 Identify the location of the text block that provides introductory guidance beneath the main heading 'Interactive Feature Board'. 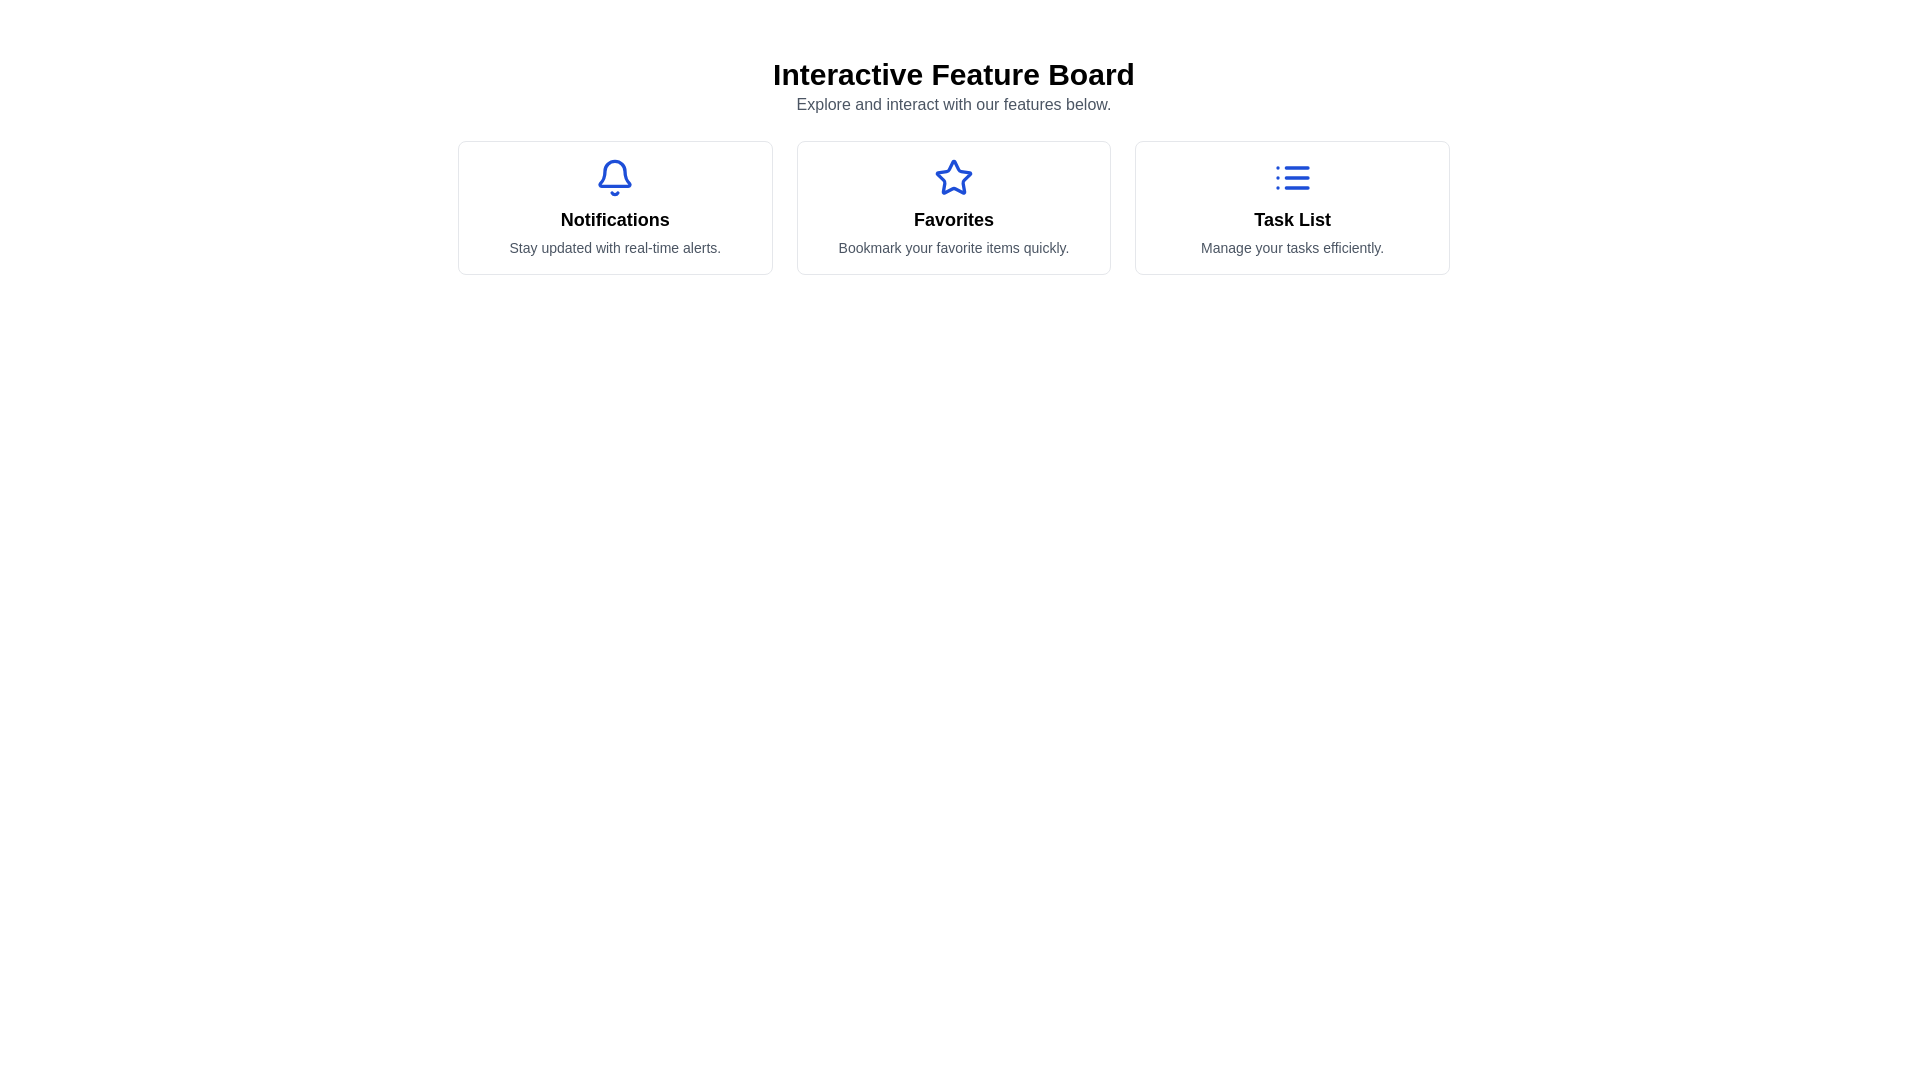
(953, 104).